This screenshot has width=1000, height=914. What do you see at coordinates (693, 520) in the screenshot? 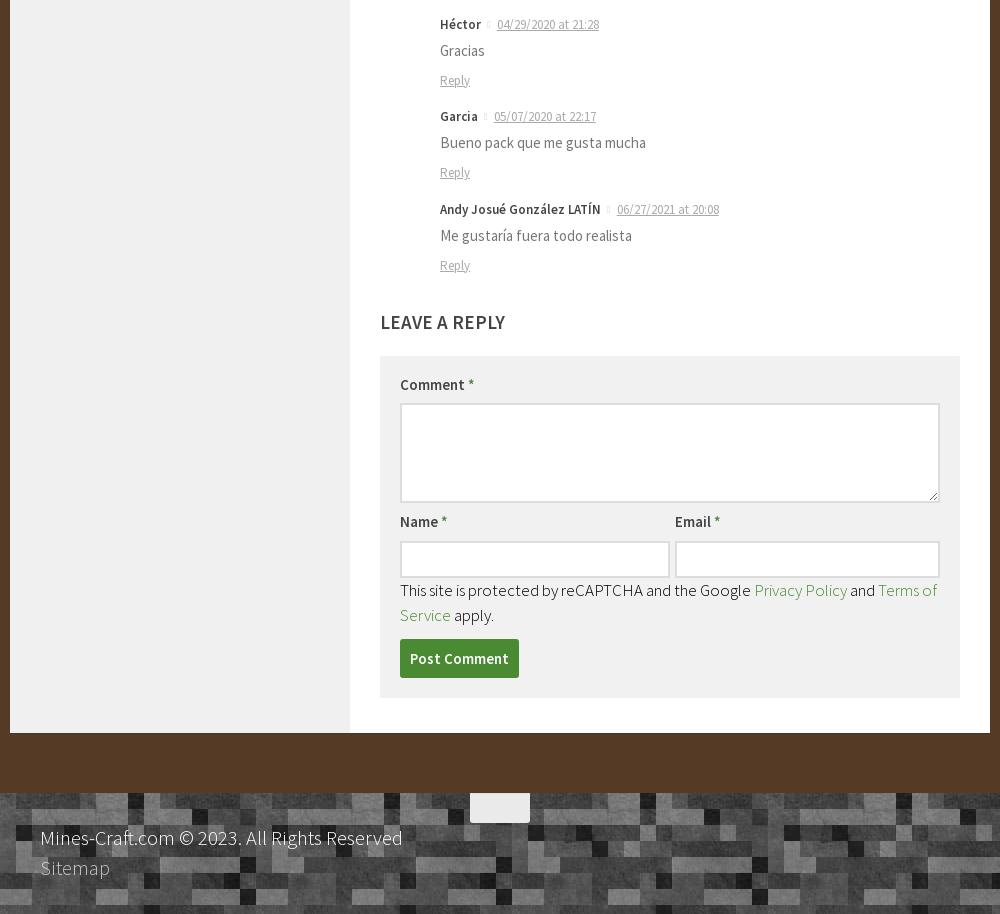
I see `'Email'` at bounding box center [693, 520].